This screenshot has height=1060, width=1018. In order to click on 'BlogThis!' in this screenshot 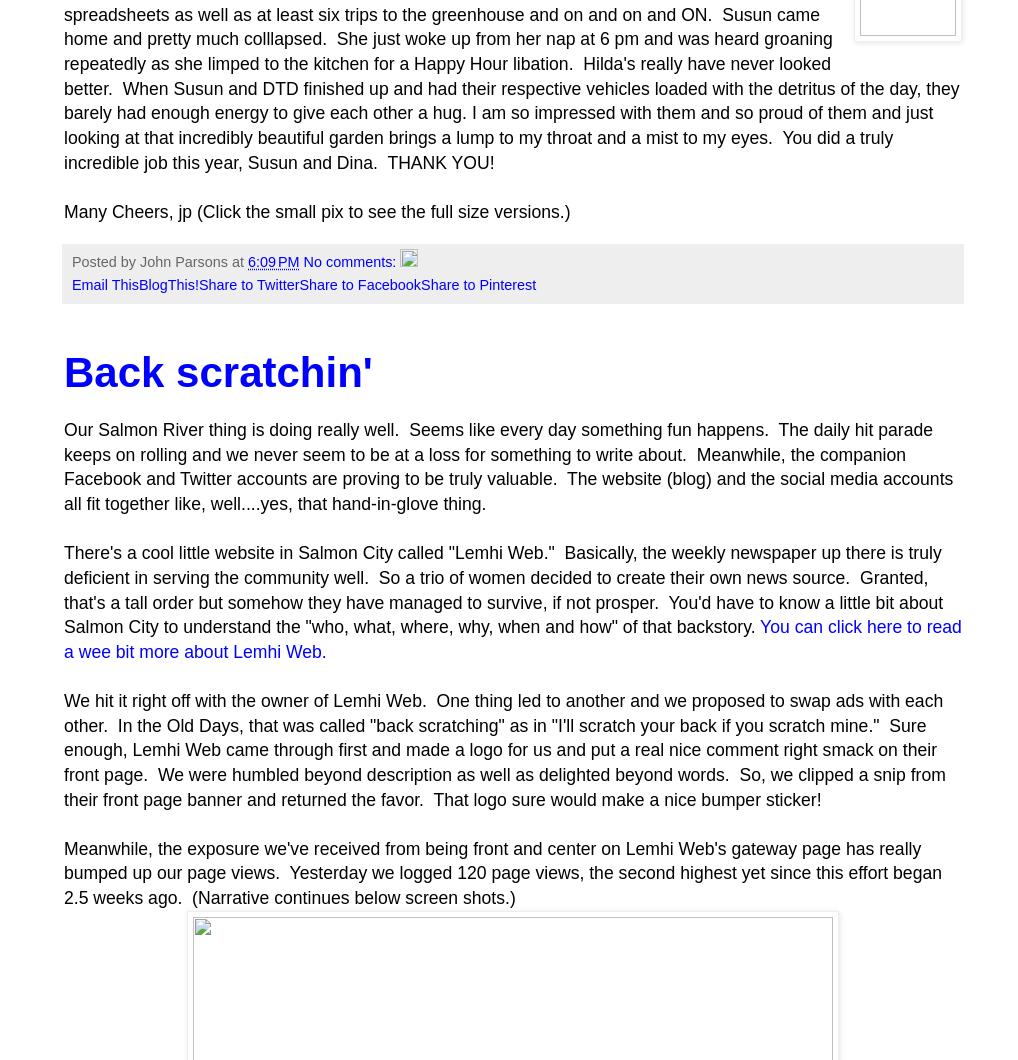, I will do `click(167, 285)`.